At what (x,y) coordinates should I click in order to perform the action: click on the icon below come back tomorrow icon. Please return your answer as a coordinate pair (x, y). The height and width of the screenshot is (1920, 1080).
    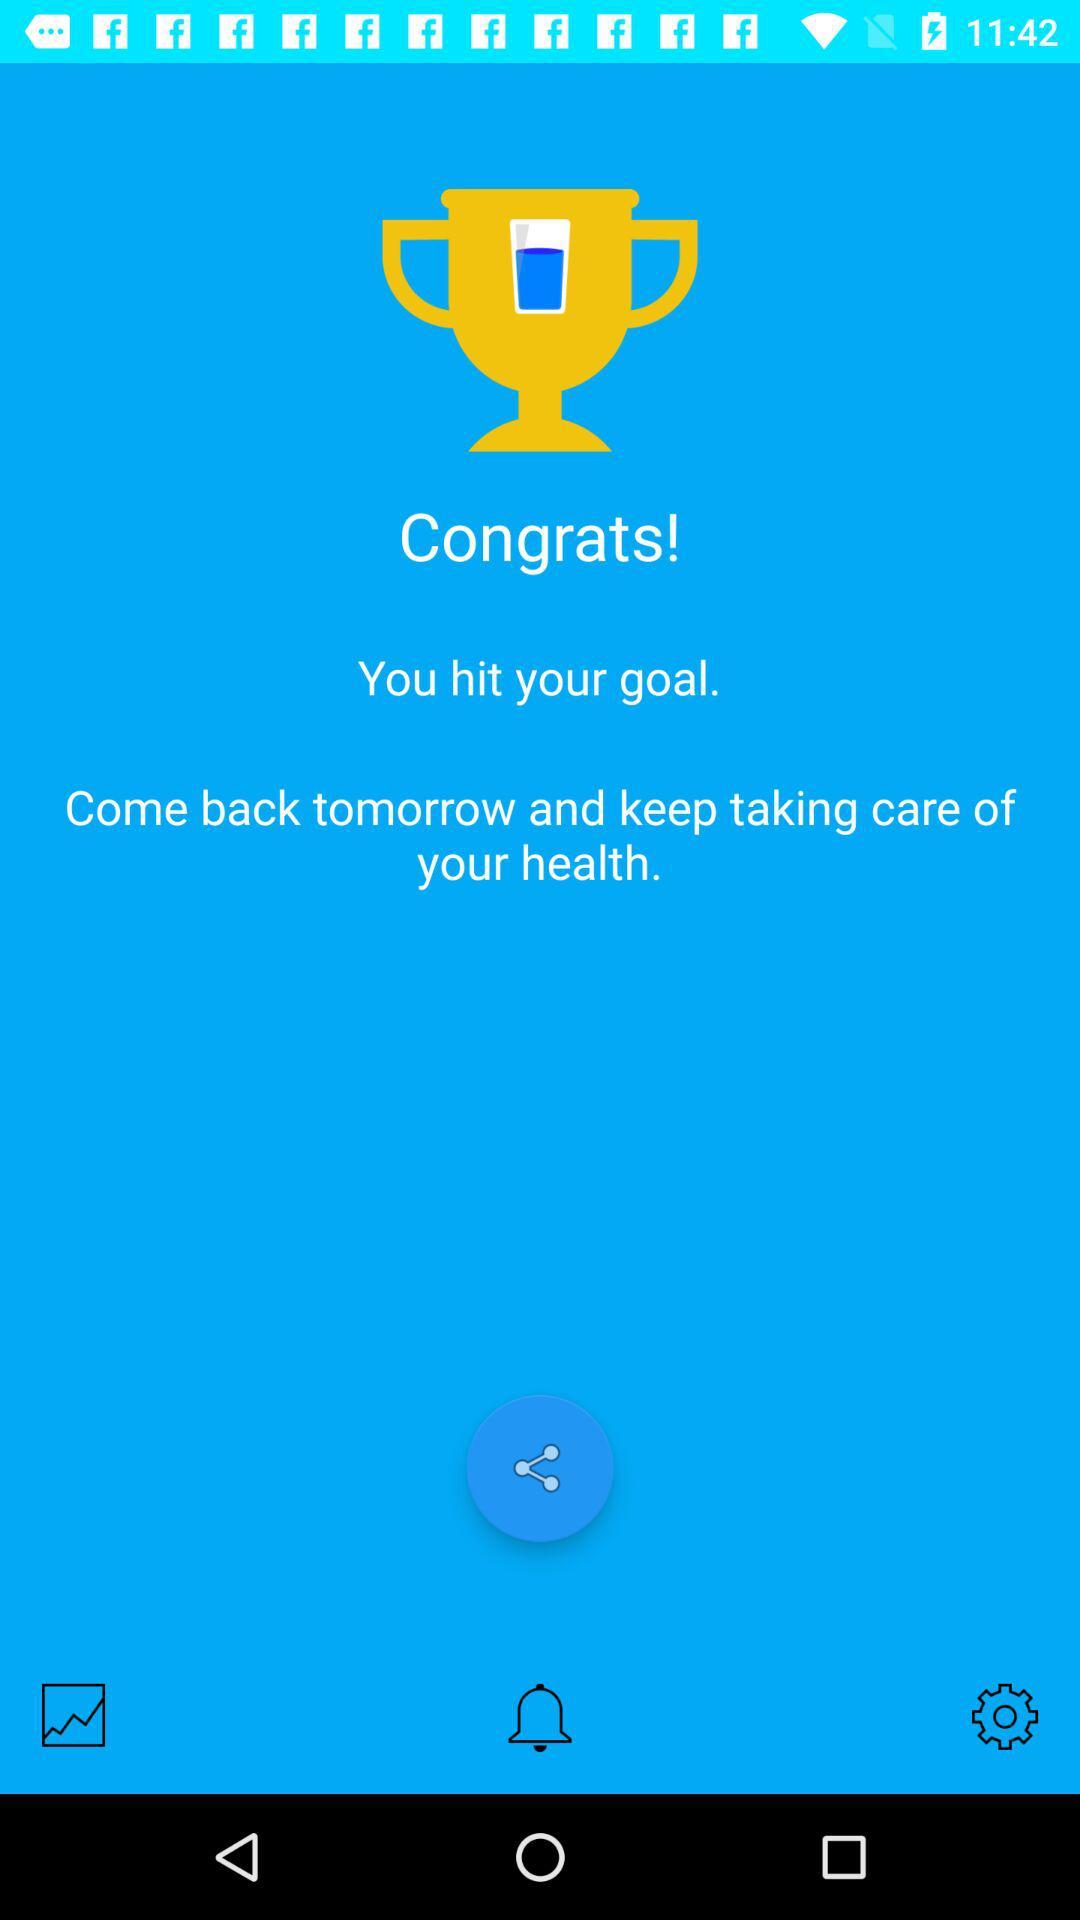
    Looking at the image, I should click on (1005, 1715).